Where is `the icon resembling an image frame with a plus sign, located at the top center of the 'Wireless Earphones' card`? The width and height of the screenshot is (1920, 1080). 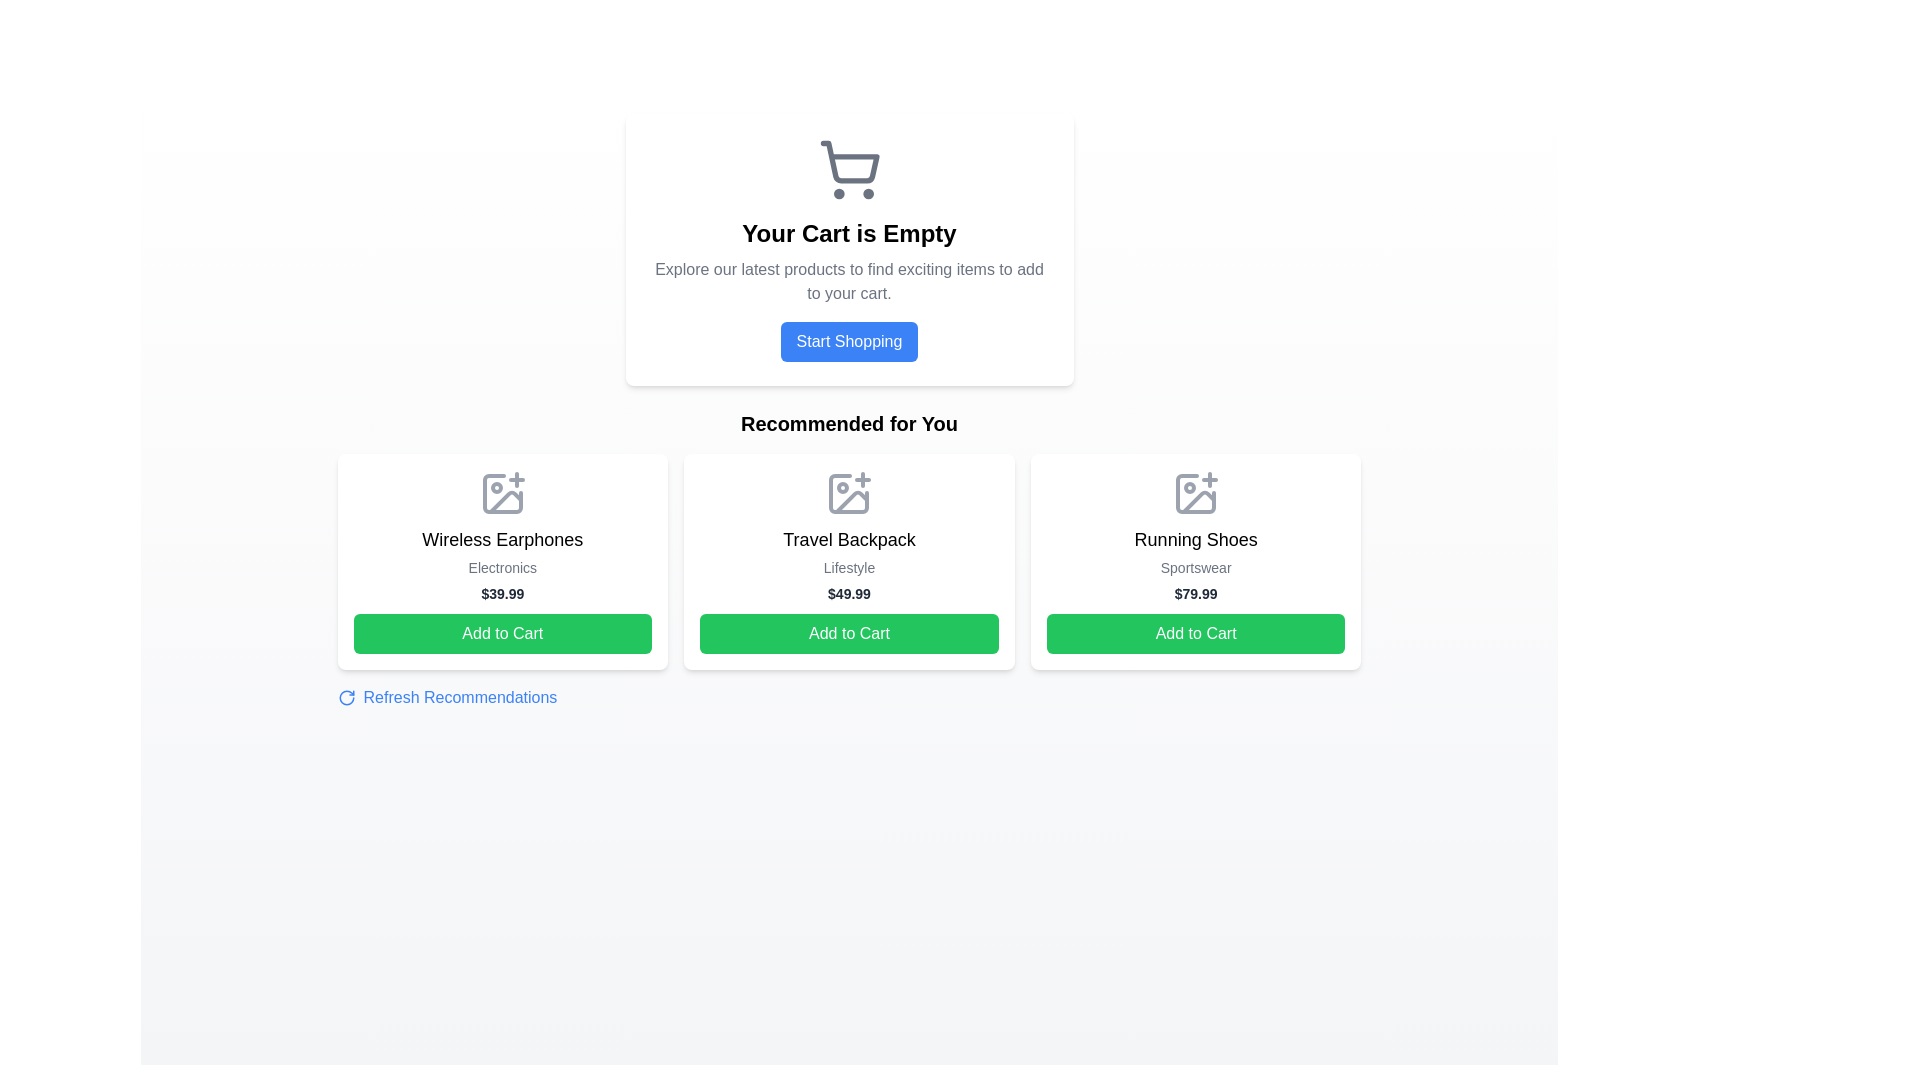 the icon resembling an image frame with a plus sign, located at the top center of the 'Wireless Earphones' card is located at coordinates (502, 493).